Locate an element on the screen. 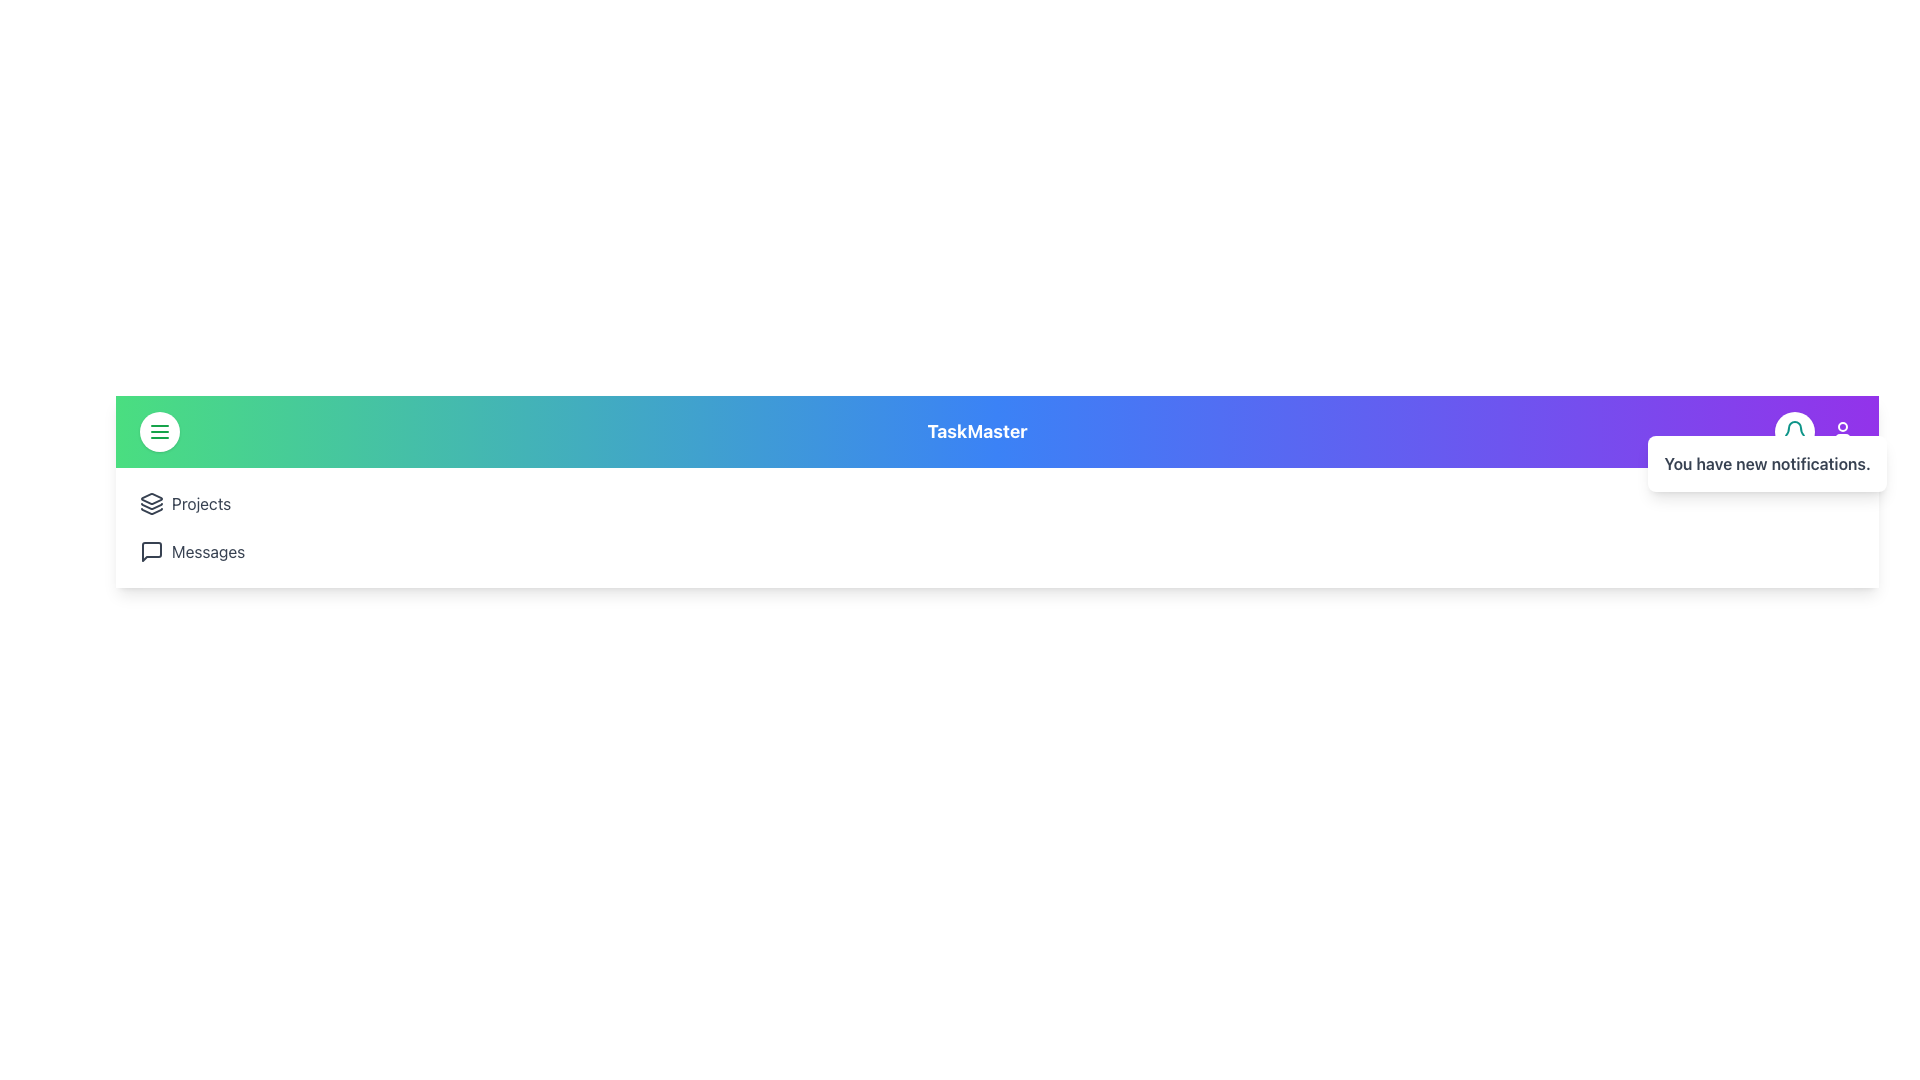 The image size is (1920, 1080). the 'Projects' icon located in the top left region of the interface, adjacent to the text label 'Projects' is located at coordinates (151, 503).